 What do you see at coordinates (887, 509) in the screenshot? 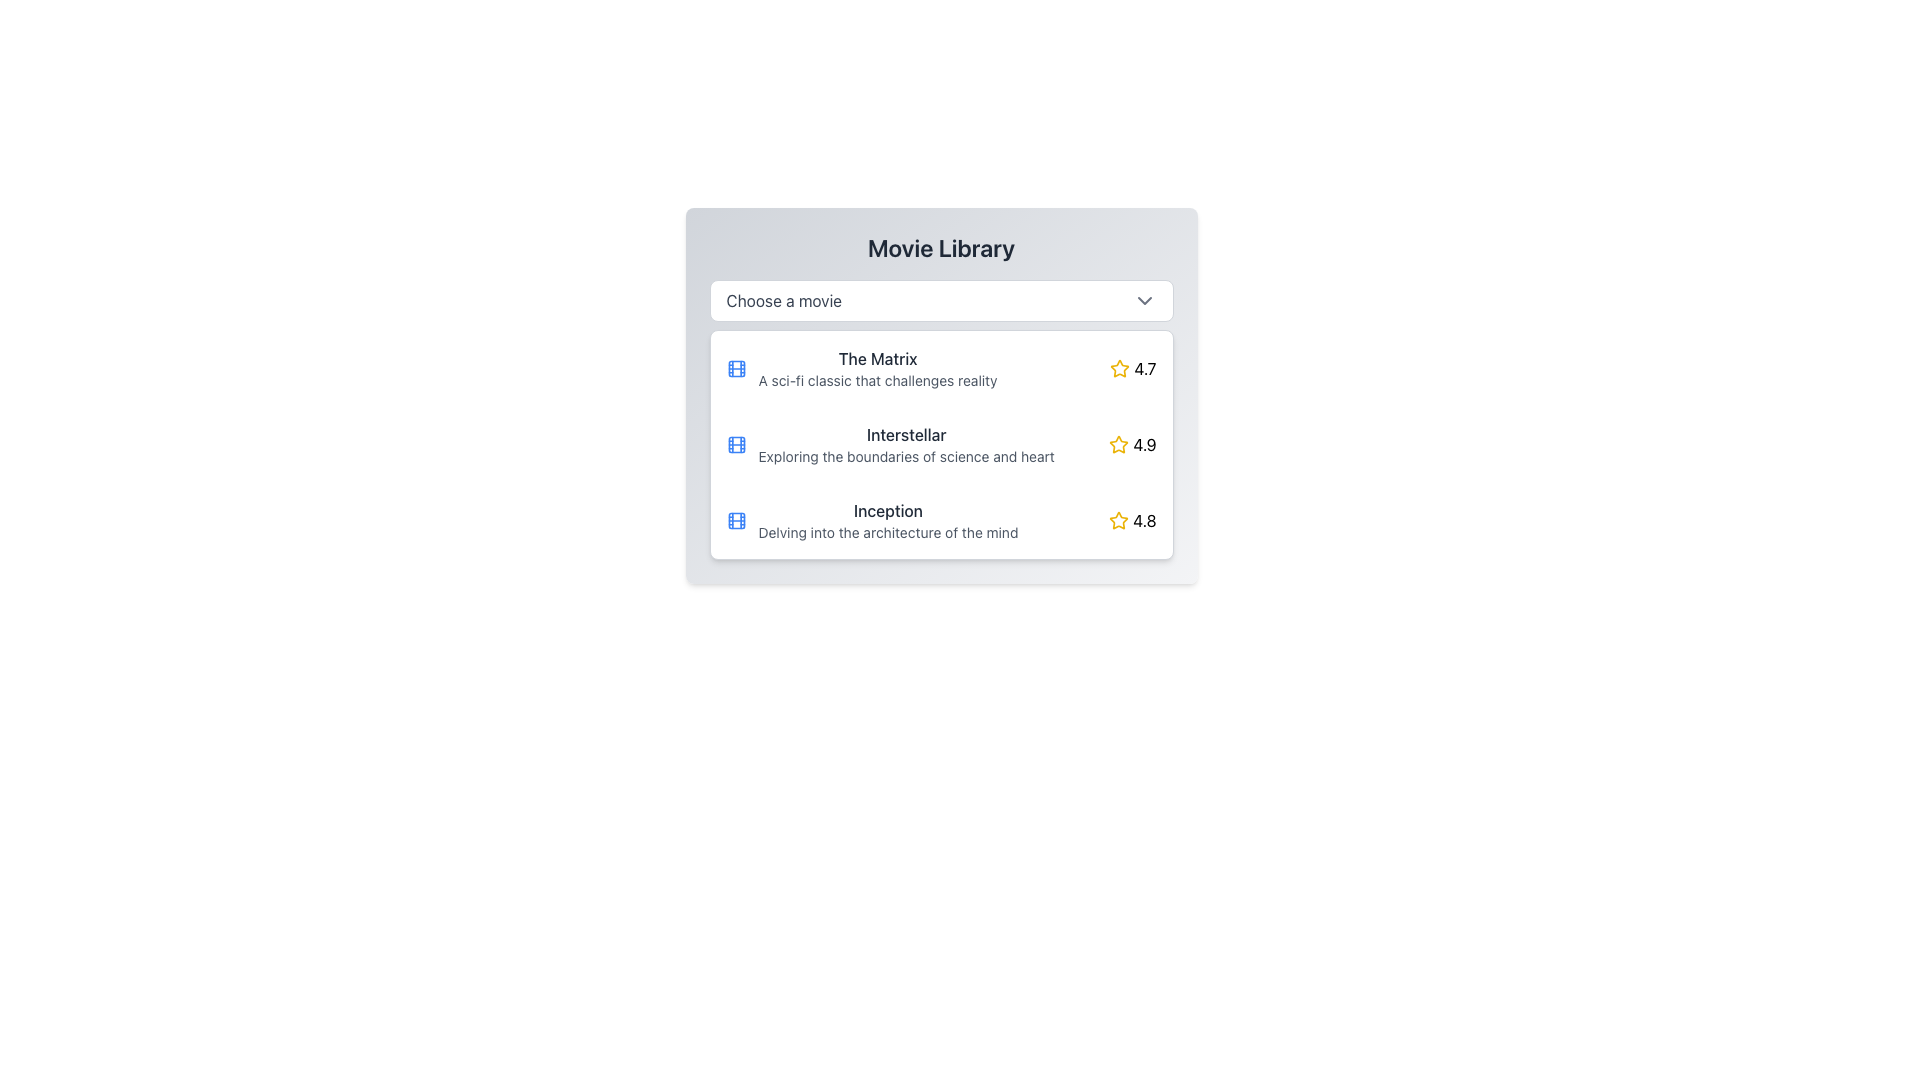
I see `the title text of the movie 'Inception' located in the third entry of the movie list` at bounding box center [887, 509].